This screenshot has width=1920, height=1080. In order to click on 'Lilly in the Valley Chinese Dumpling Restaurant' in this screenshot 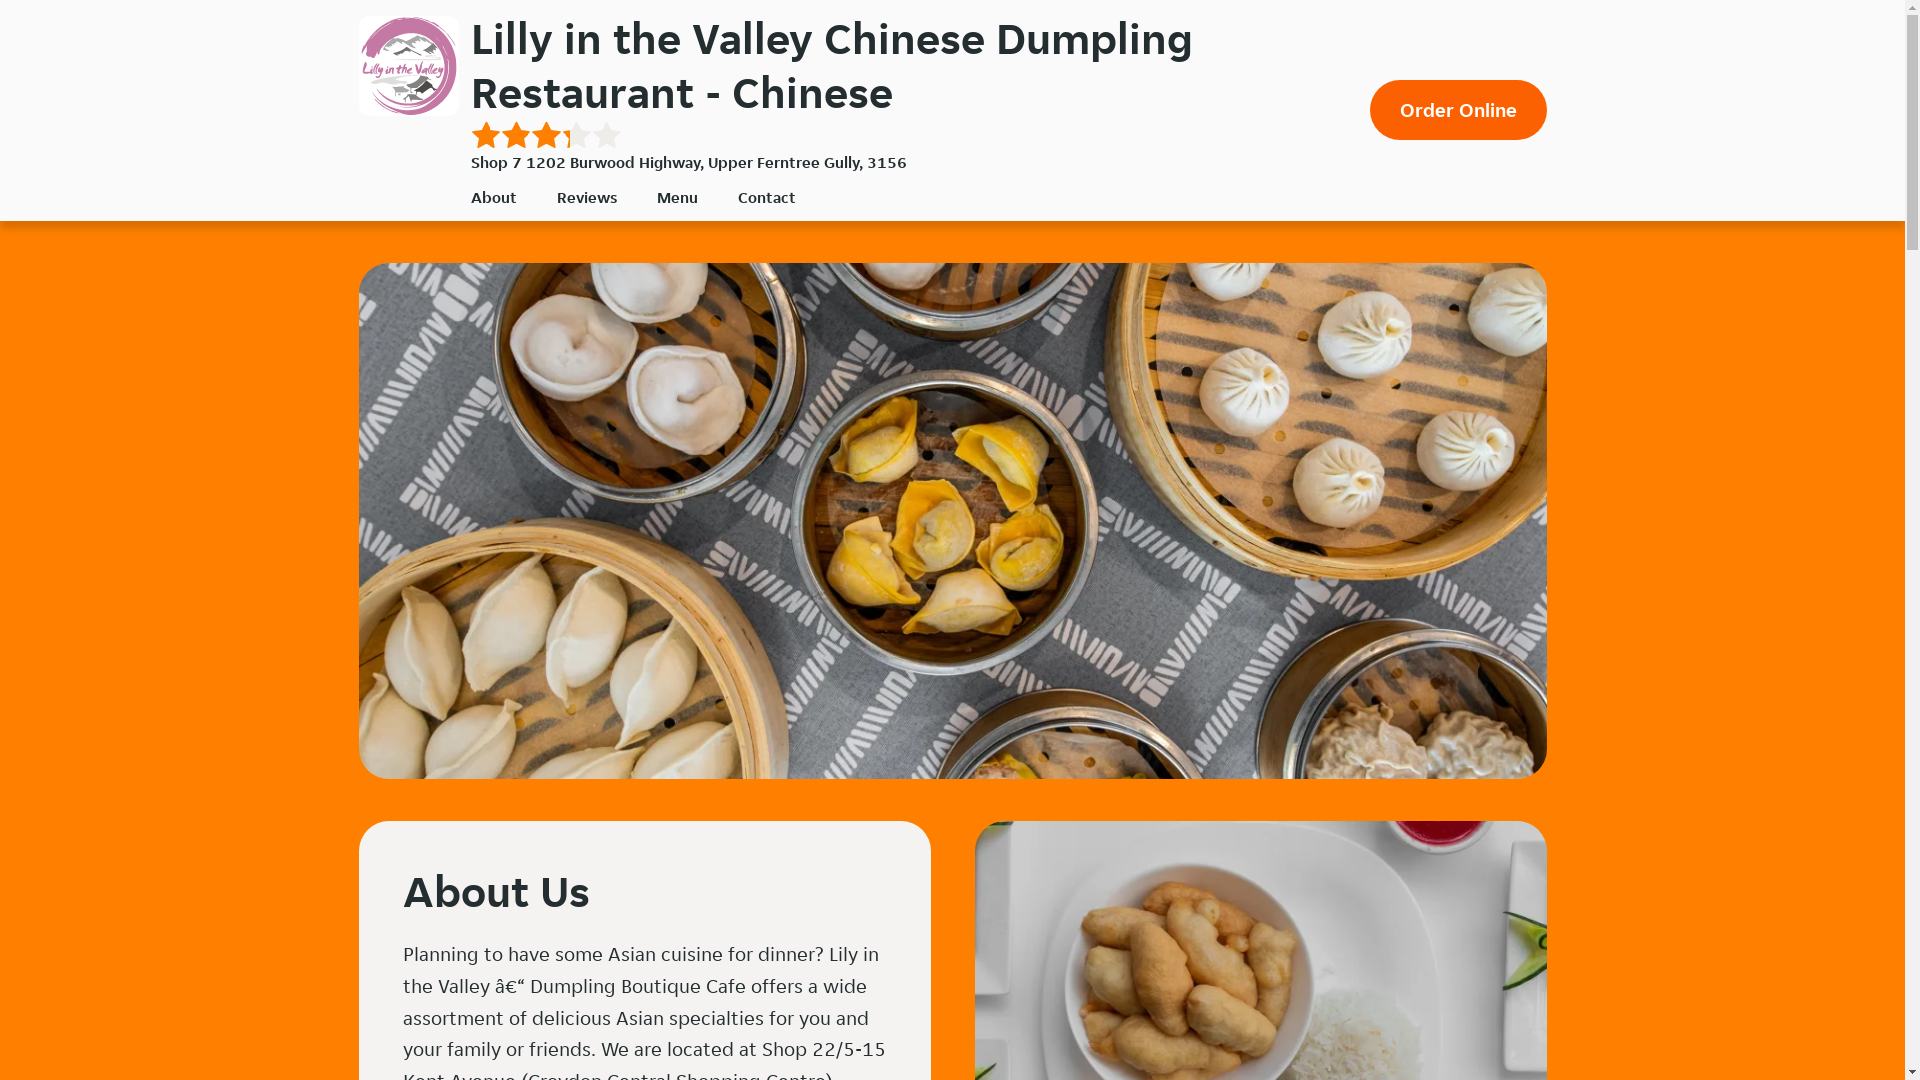, I will do `click(407, 64)`.